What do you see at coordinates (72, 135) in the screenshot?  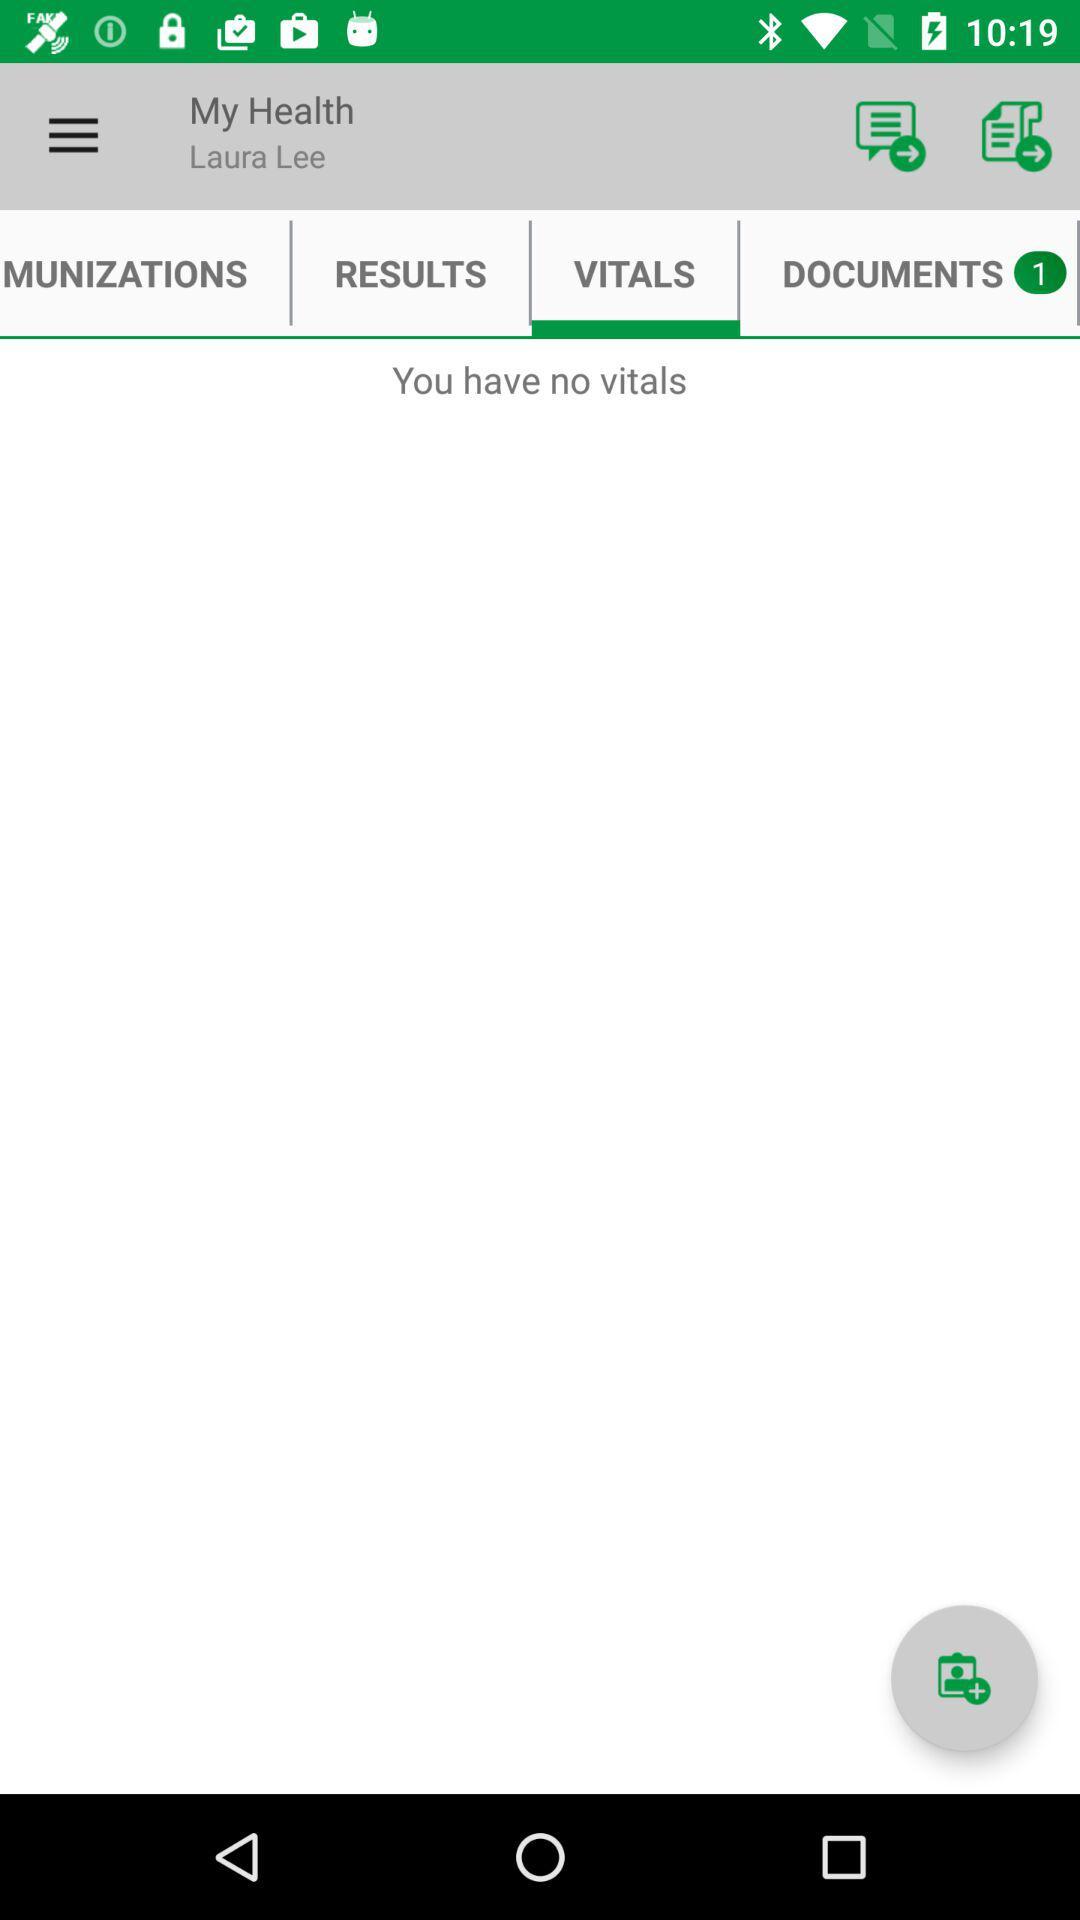 I see `icon above the immunizations item` at bounding box center [72, 135].